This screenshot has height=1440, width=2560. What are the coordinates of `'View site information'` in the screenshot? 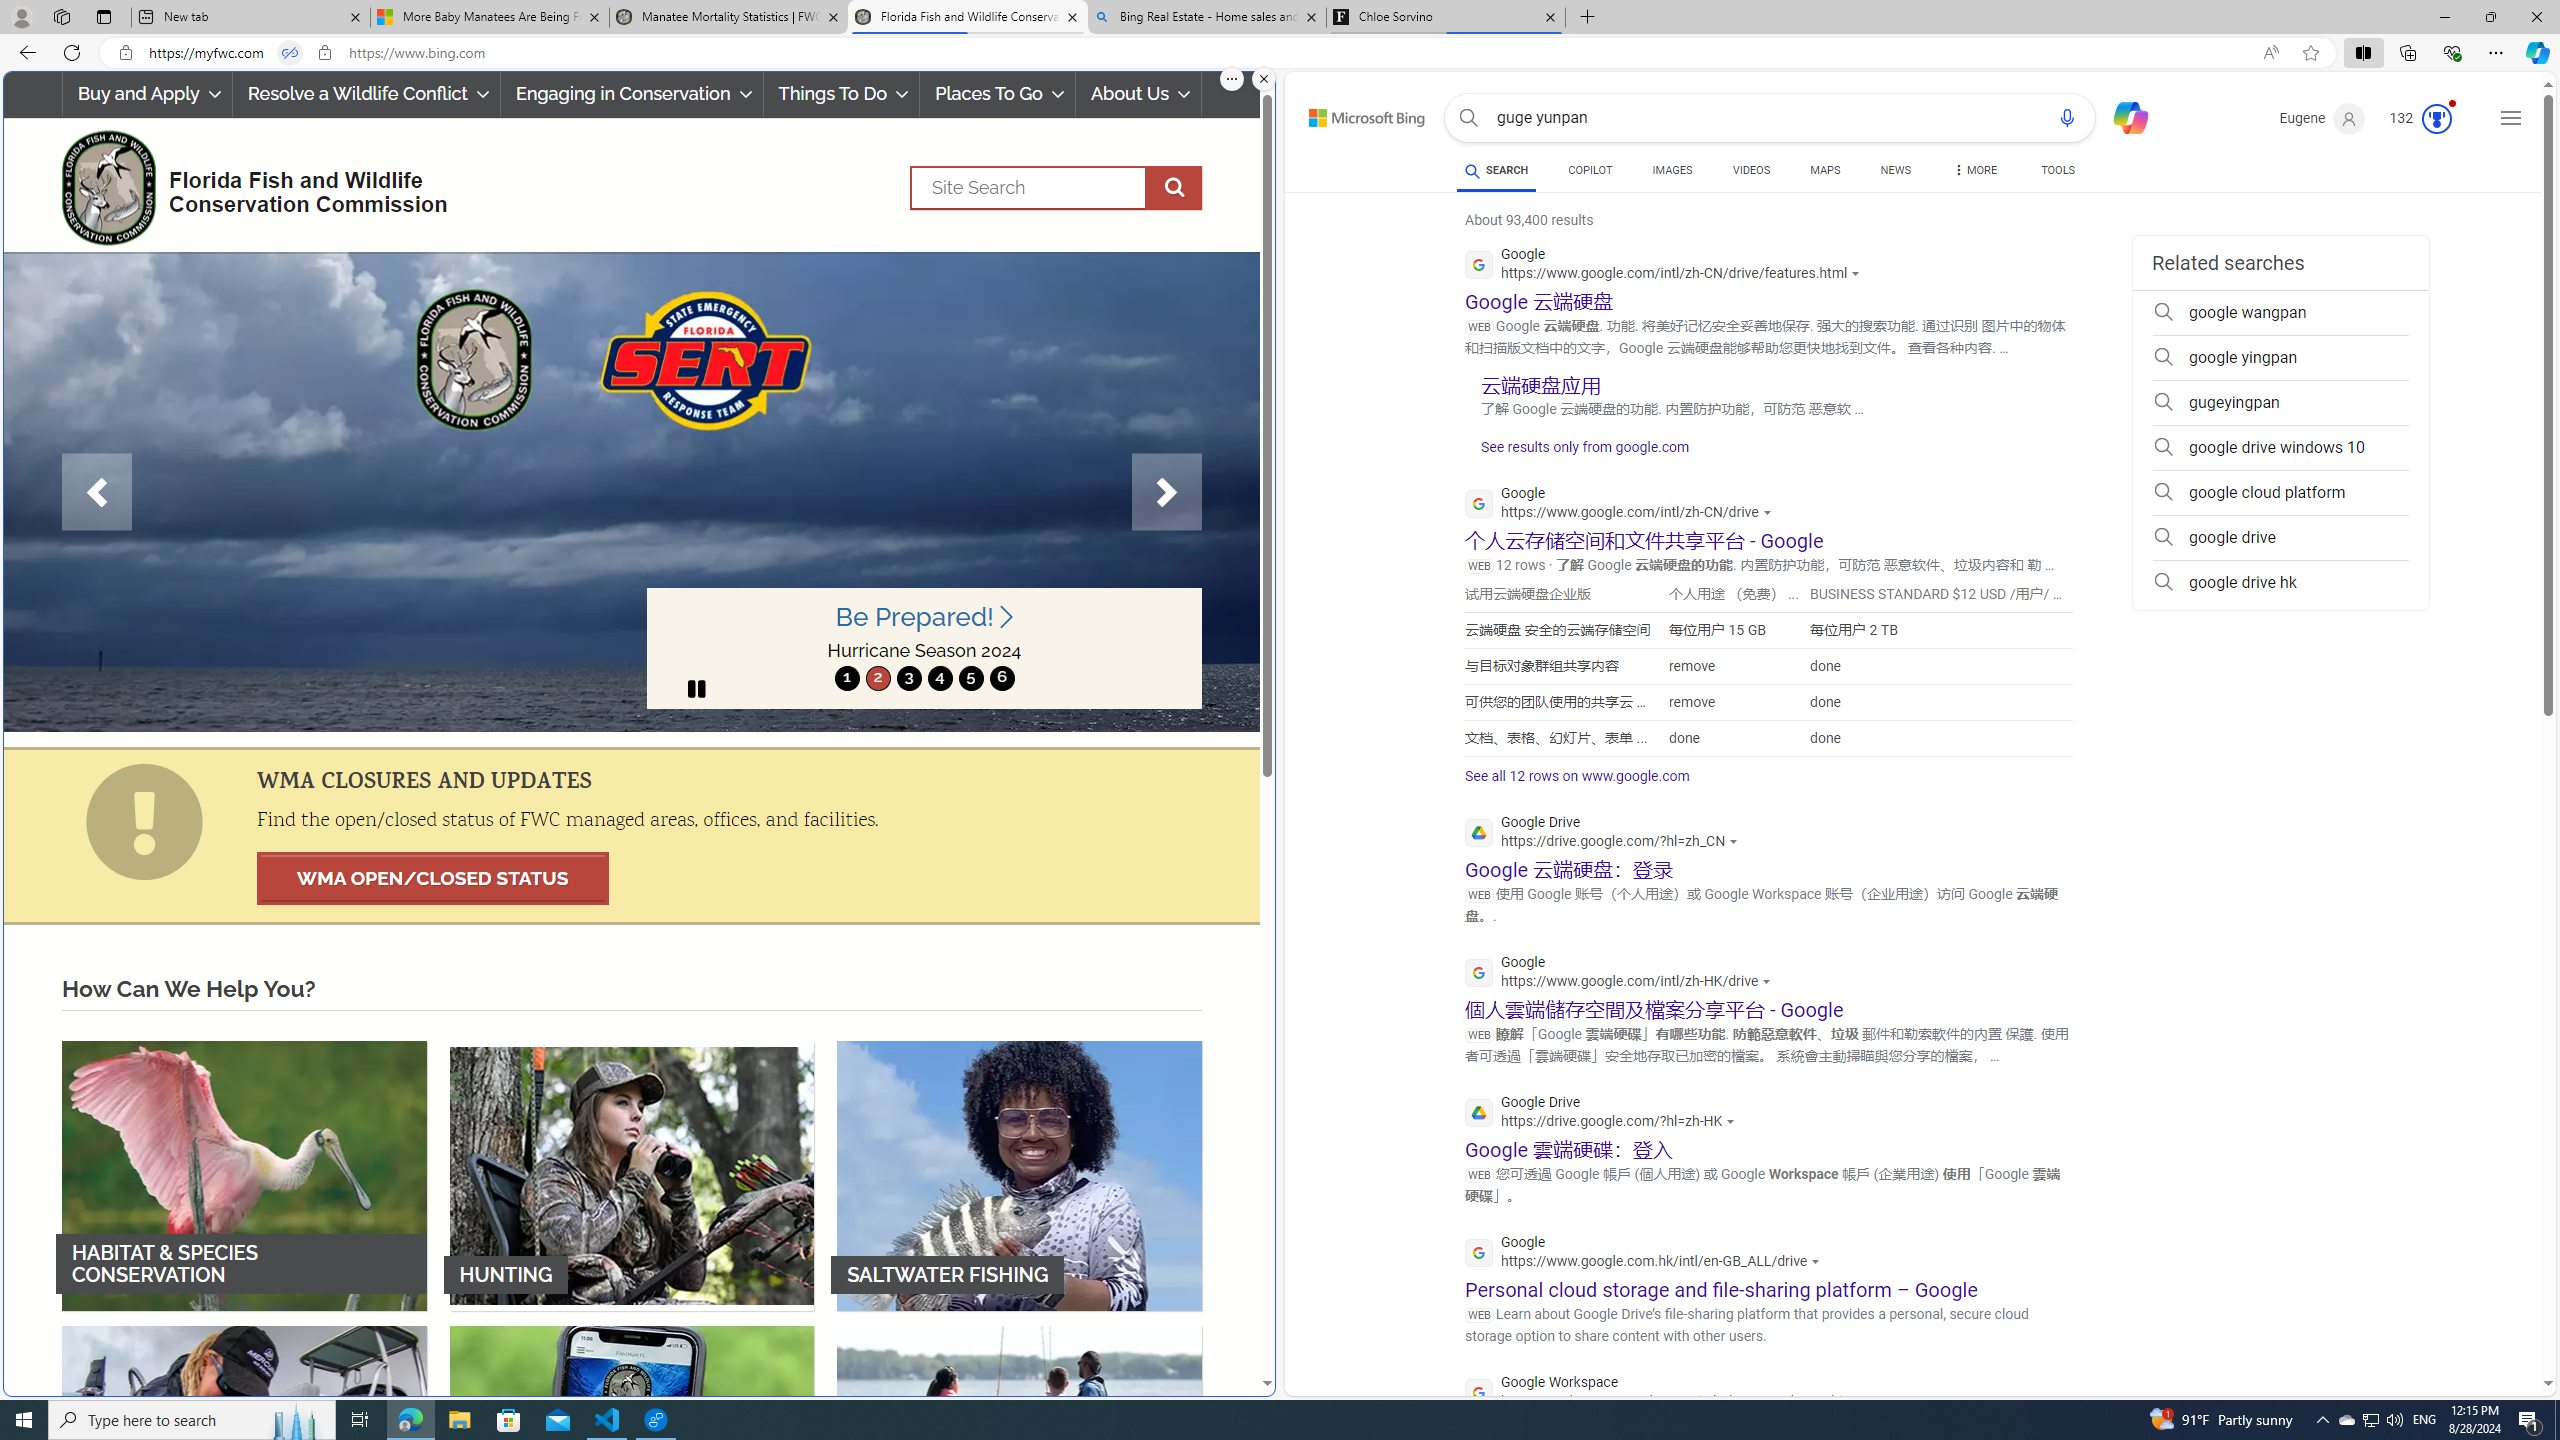 It's located at (325, 53).